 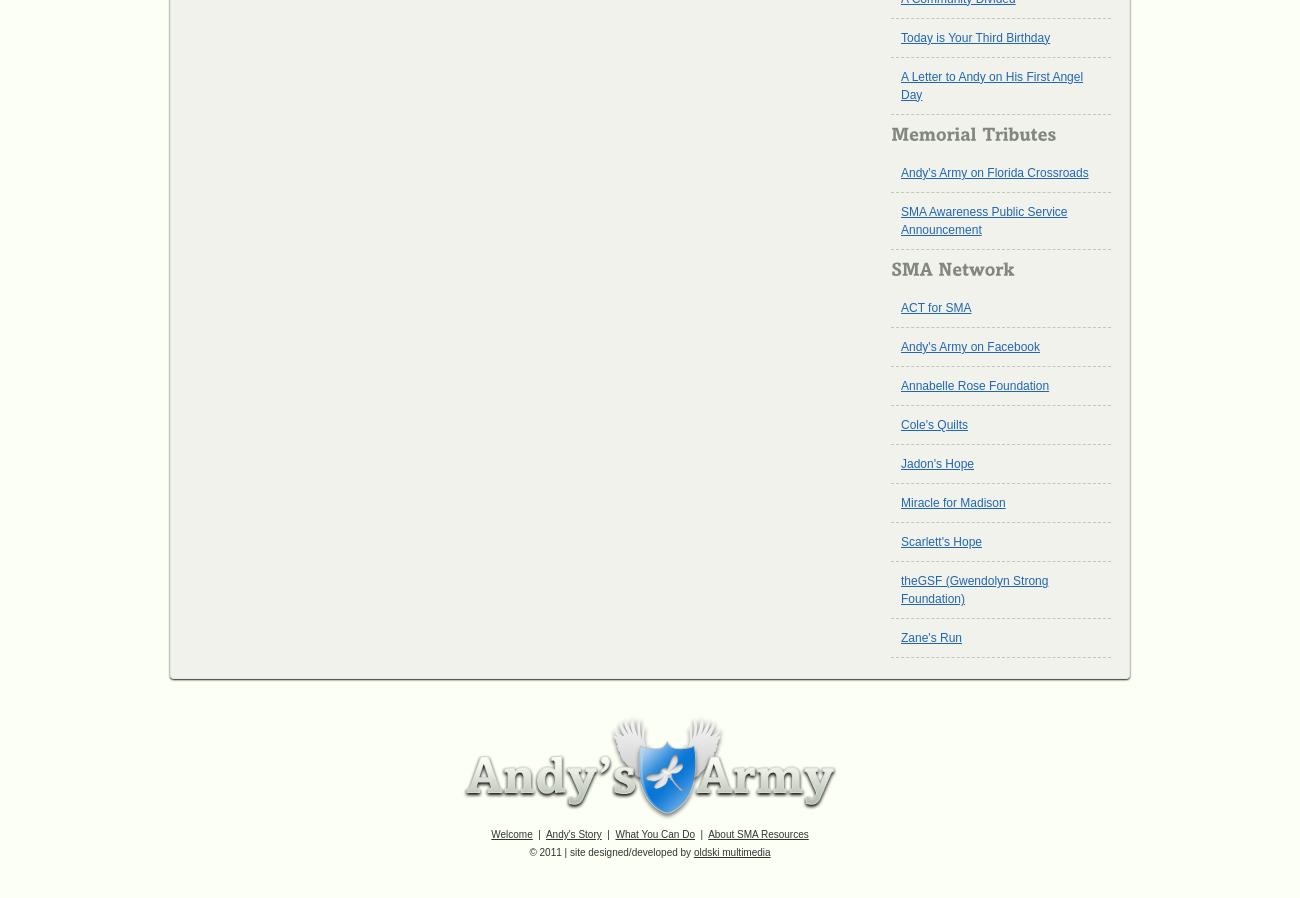 What do you see at coordinates (941, 541) in the screenshot?
I see `'Scarlett's Hope'` at bounding box center [941, 541].